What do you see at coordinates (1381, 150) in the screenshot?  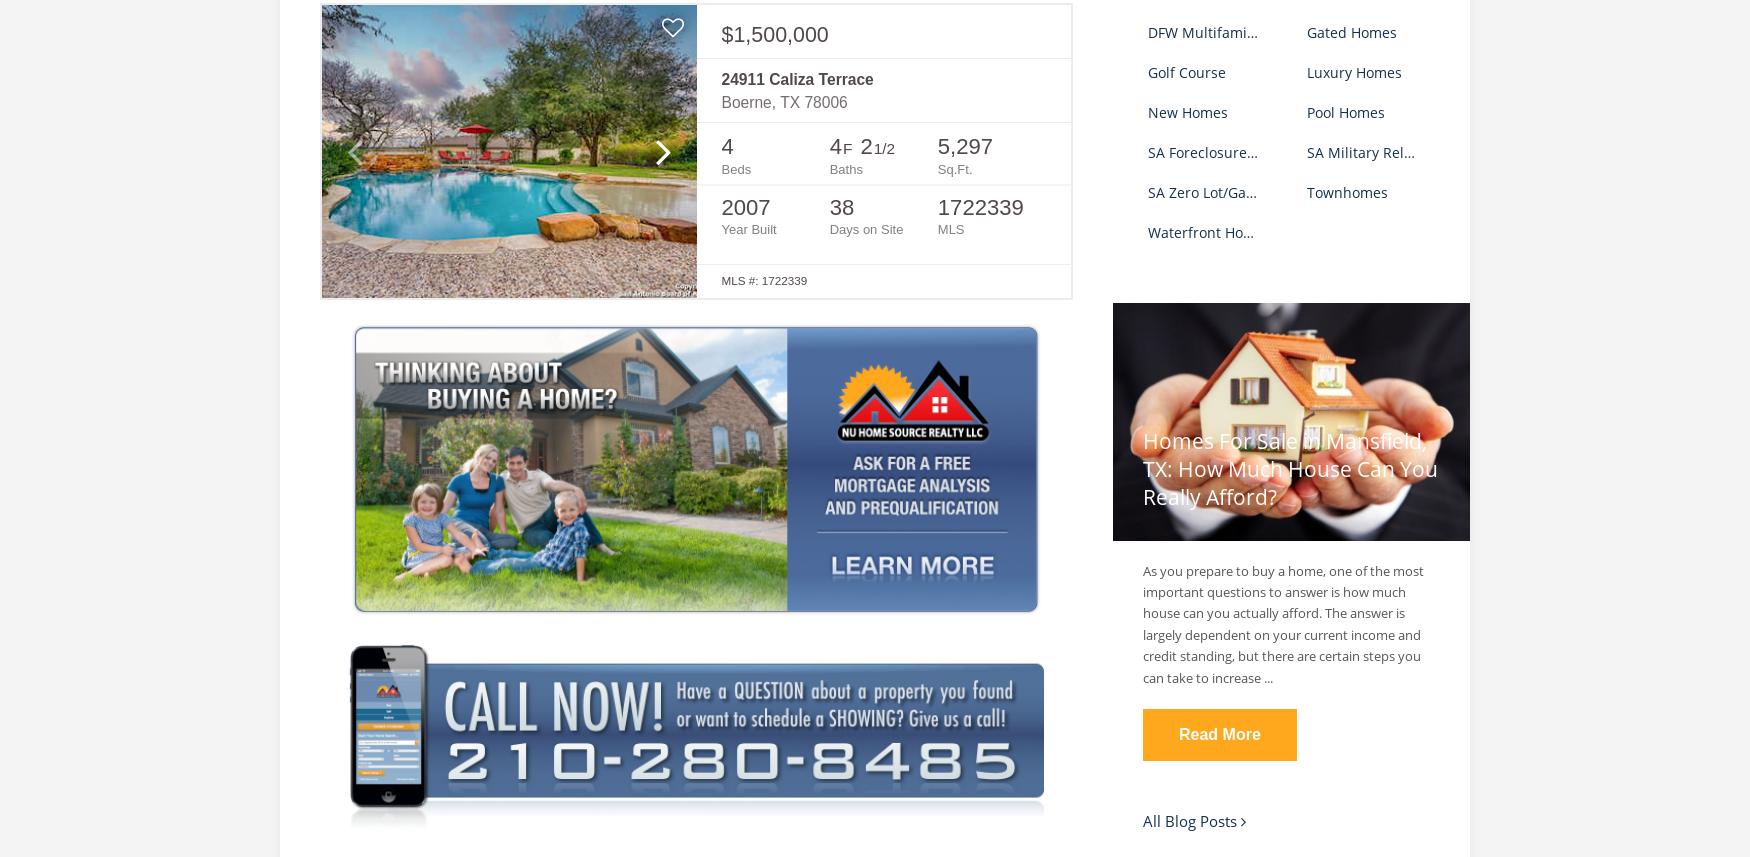 I see `'SA Military Relocations'` at bounding box center [1381, 150].